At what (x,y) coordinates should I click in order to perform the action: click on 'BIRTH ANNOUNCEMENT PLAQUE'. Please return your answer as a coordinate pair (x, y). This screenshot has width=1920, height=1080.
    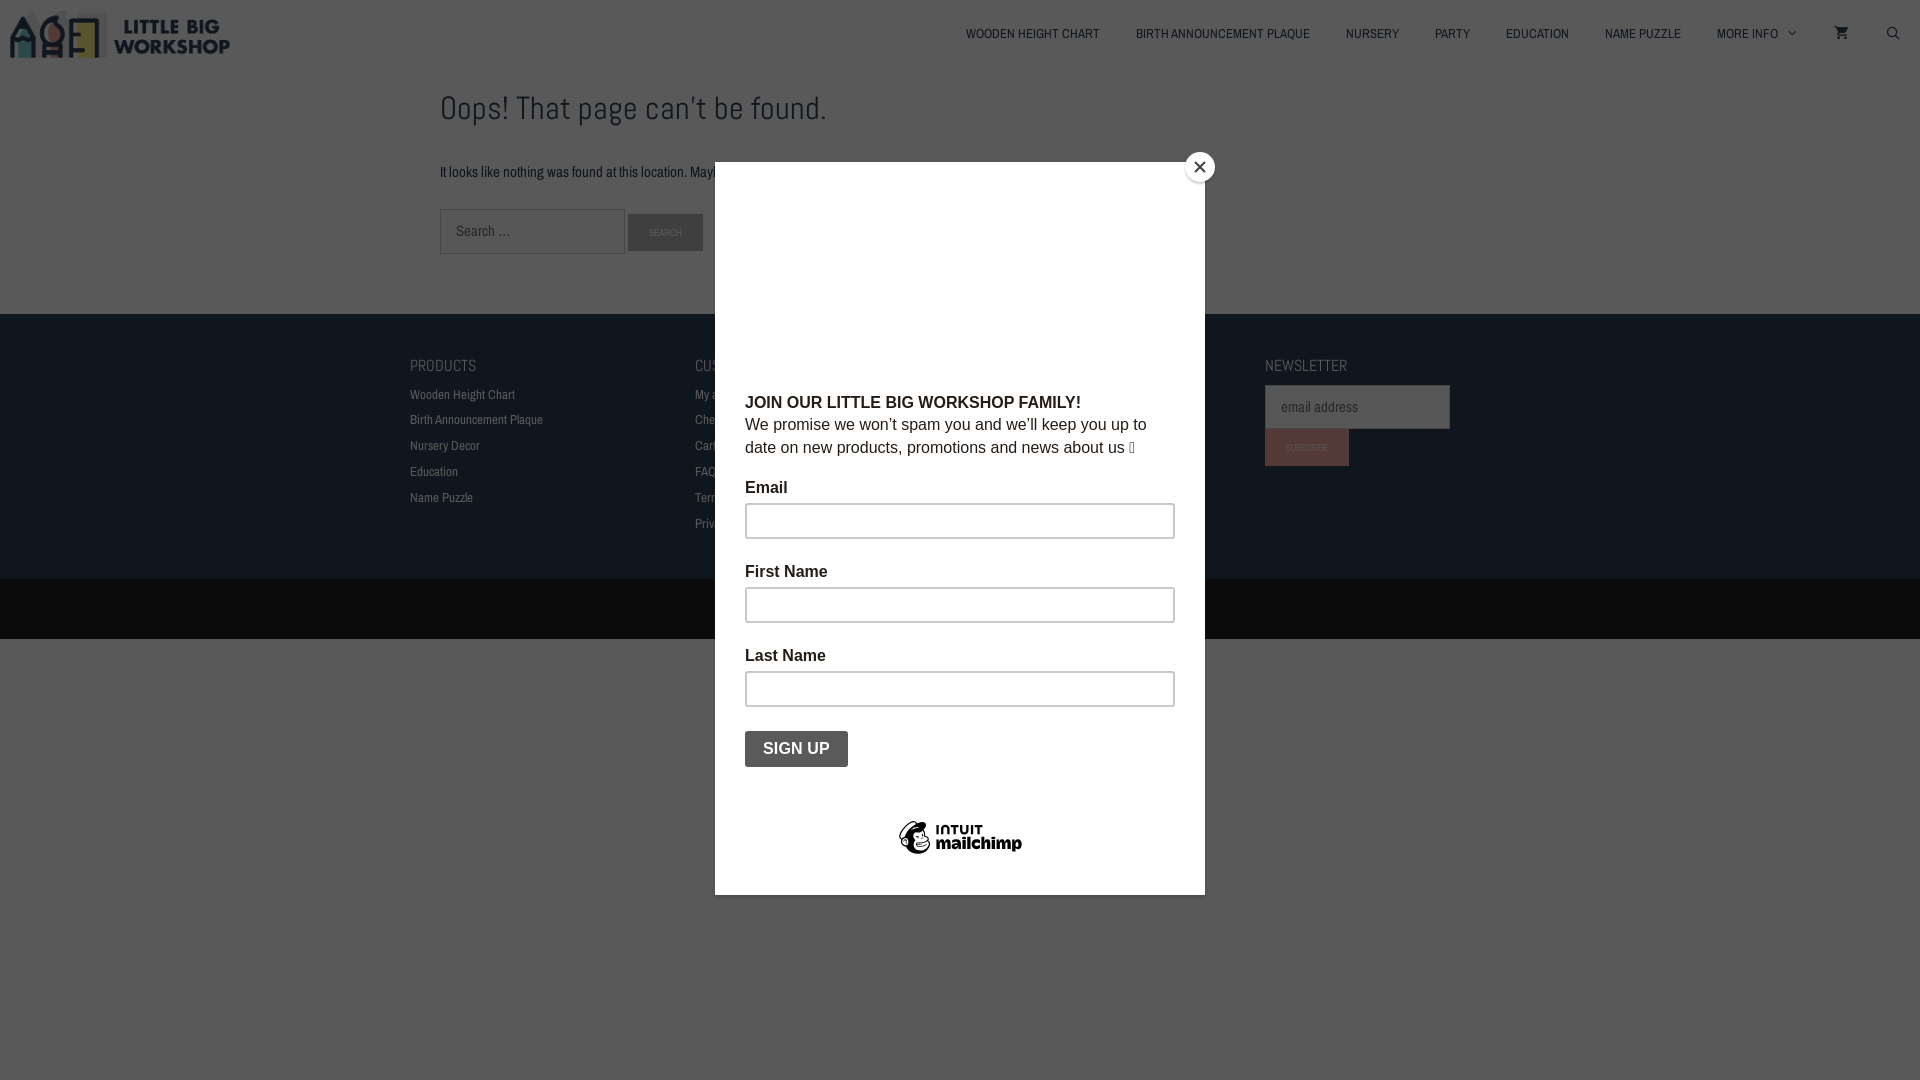
    Looking at the image, I should click on (1222, 34).